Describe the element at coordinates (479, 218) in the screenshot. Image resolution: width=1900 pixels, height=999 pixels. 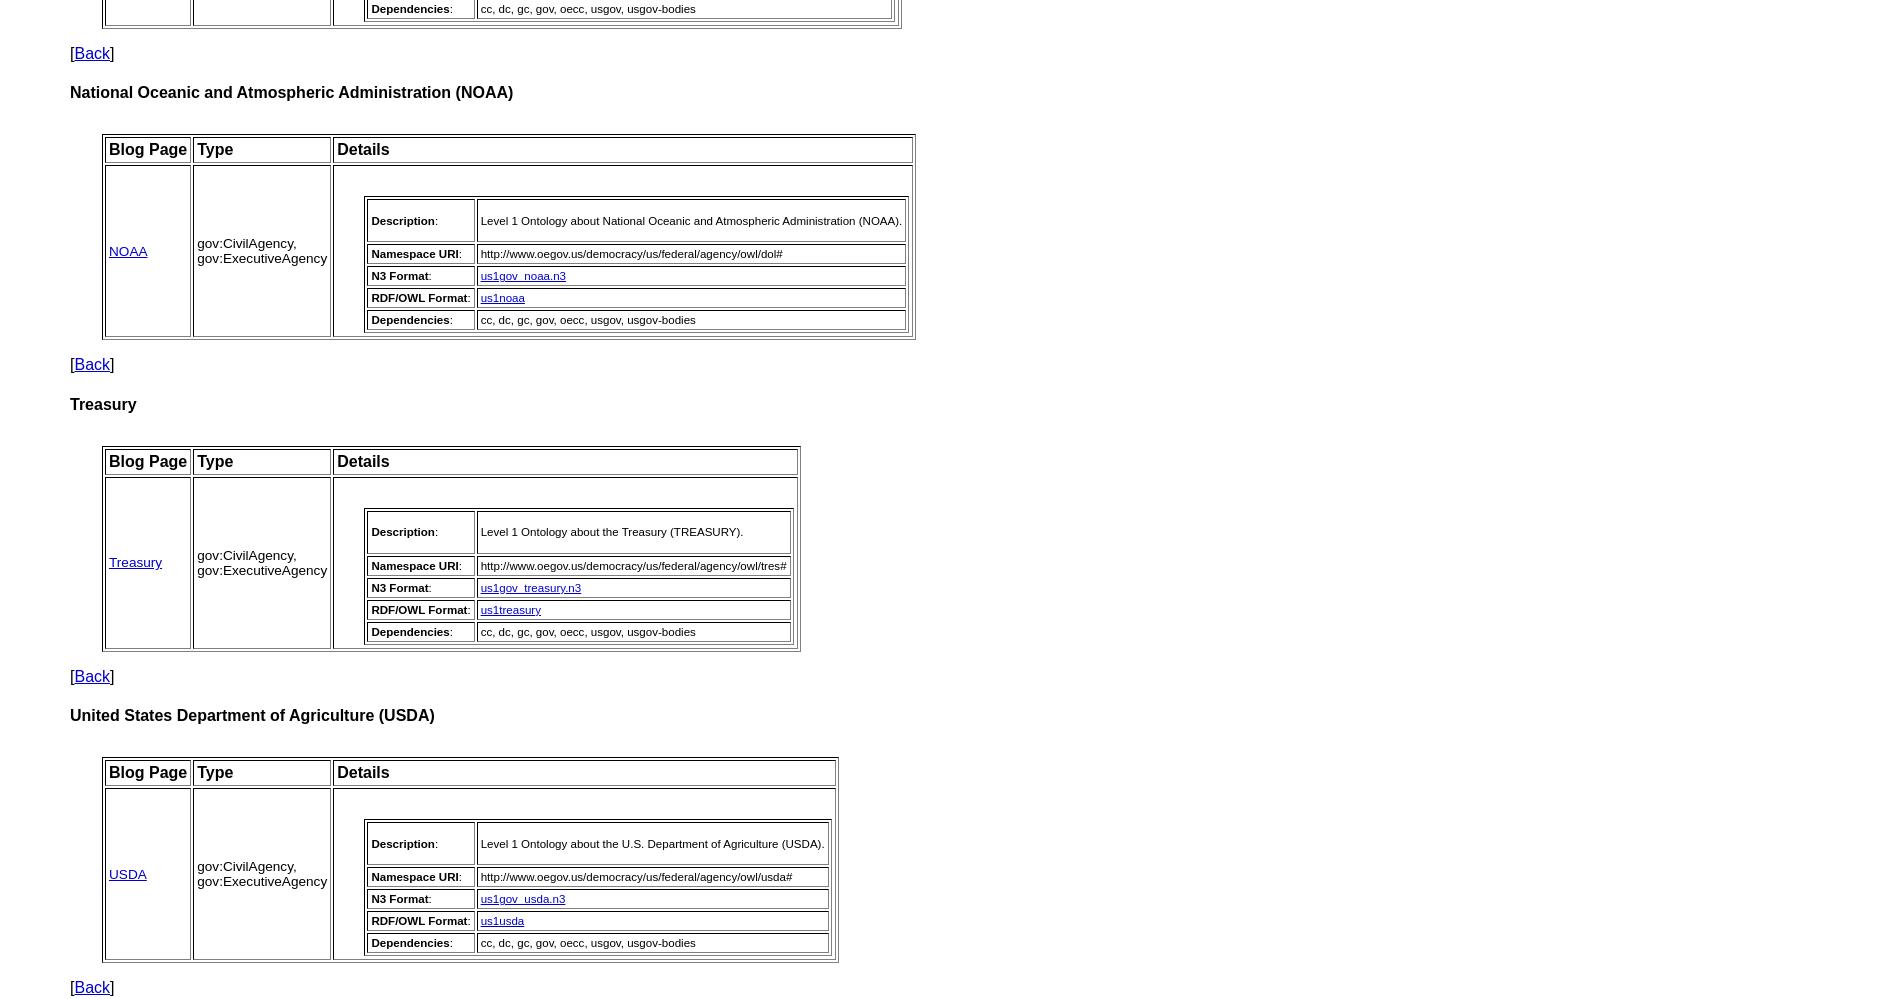
I see `'Level 1 Ontology about National Oceanic and Atmospheric Administration (NOAA).'` at that location.